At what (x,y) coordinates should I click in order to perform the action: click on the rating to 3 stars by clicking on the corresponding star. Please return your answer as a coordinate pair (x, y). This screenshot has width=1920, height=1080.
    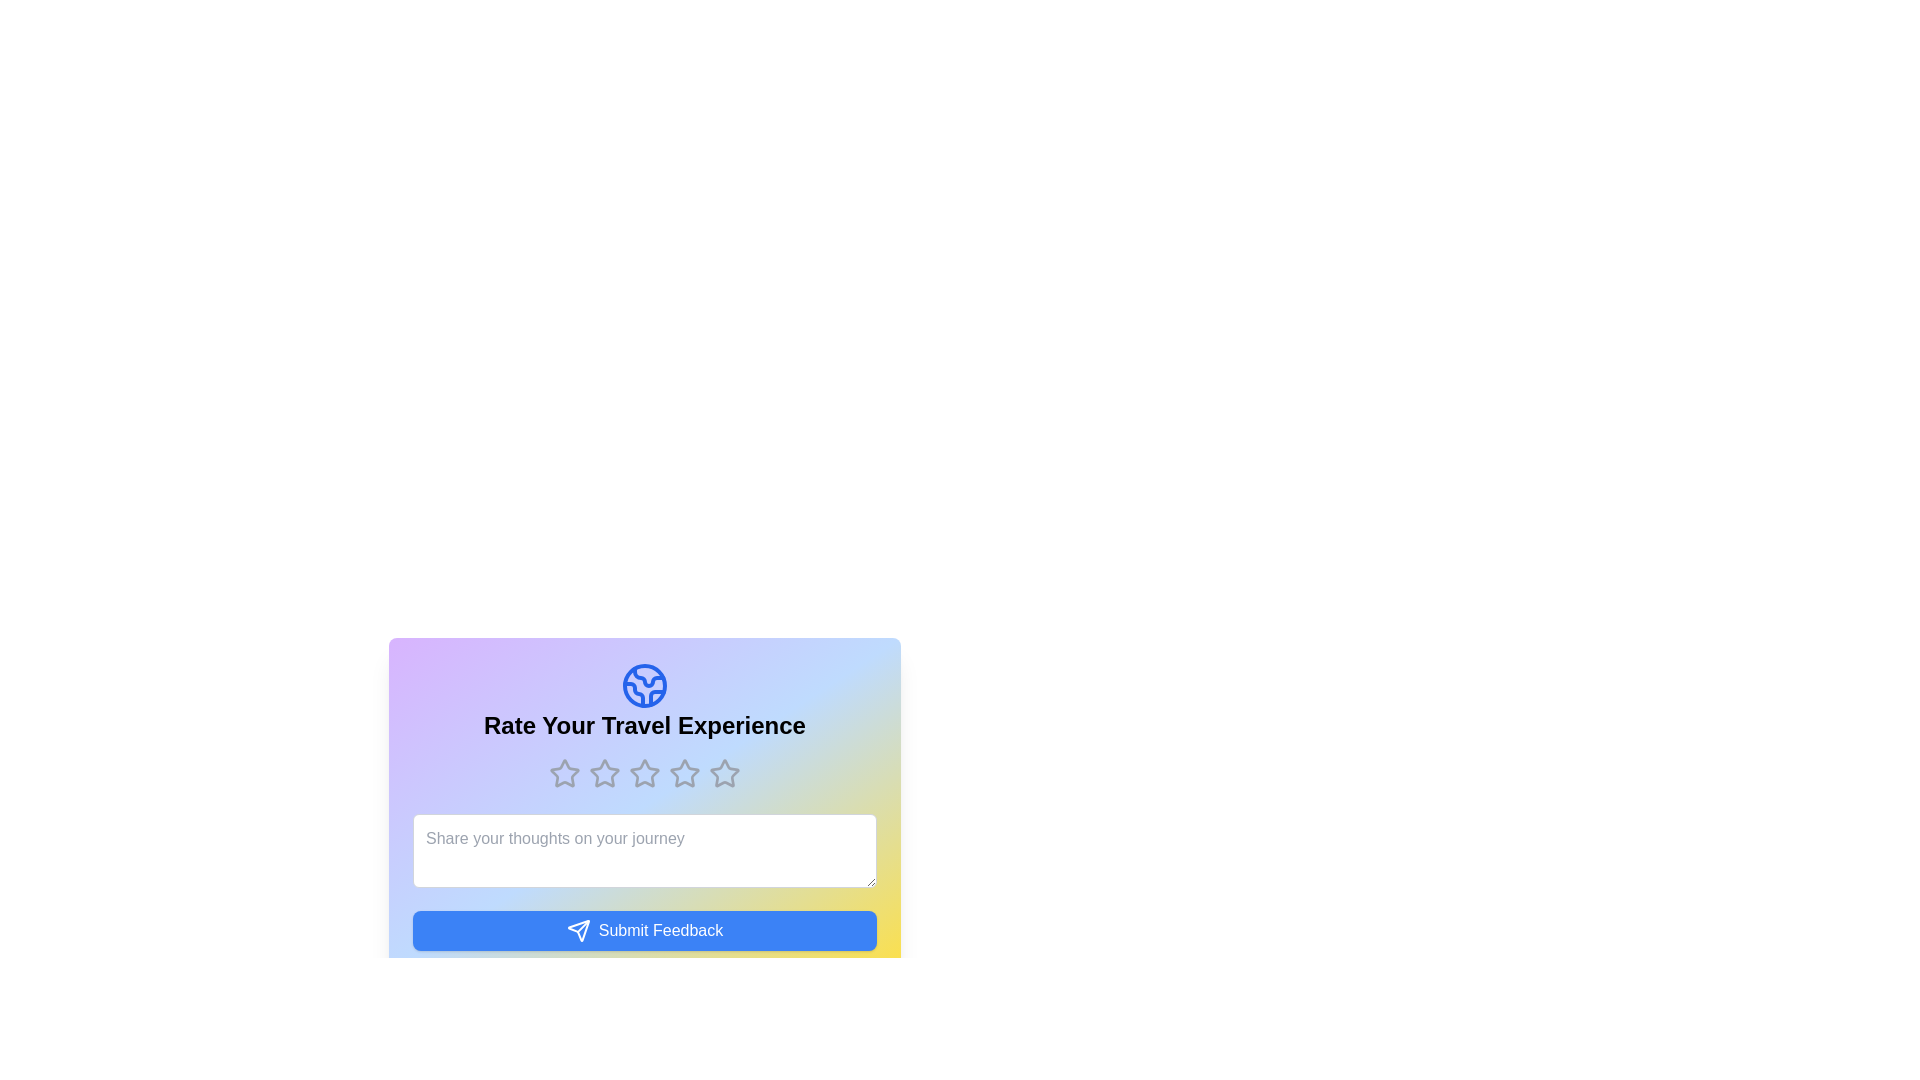
    Looking at the image, I should click on (644, 773).